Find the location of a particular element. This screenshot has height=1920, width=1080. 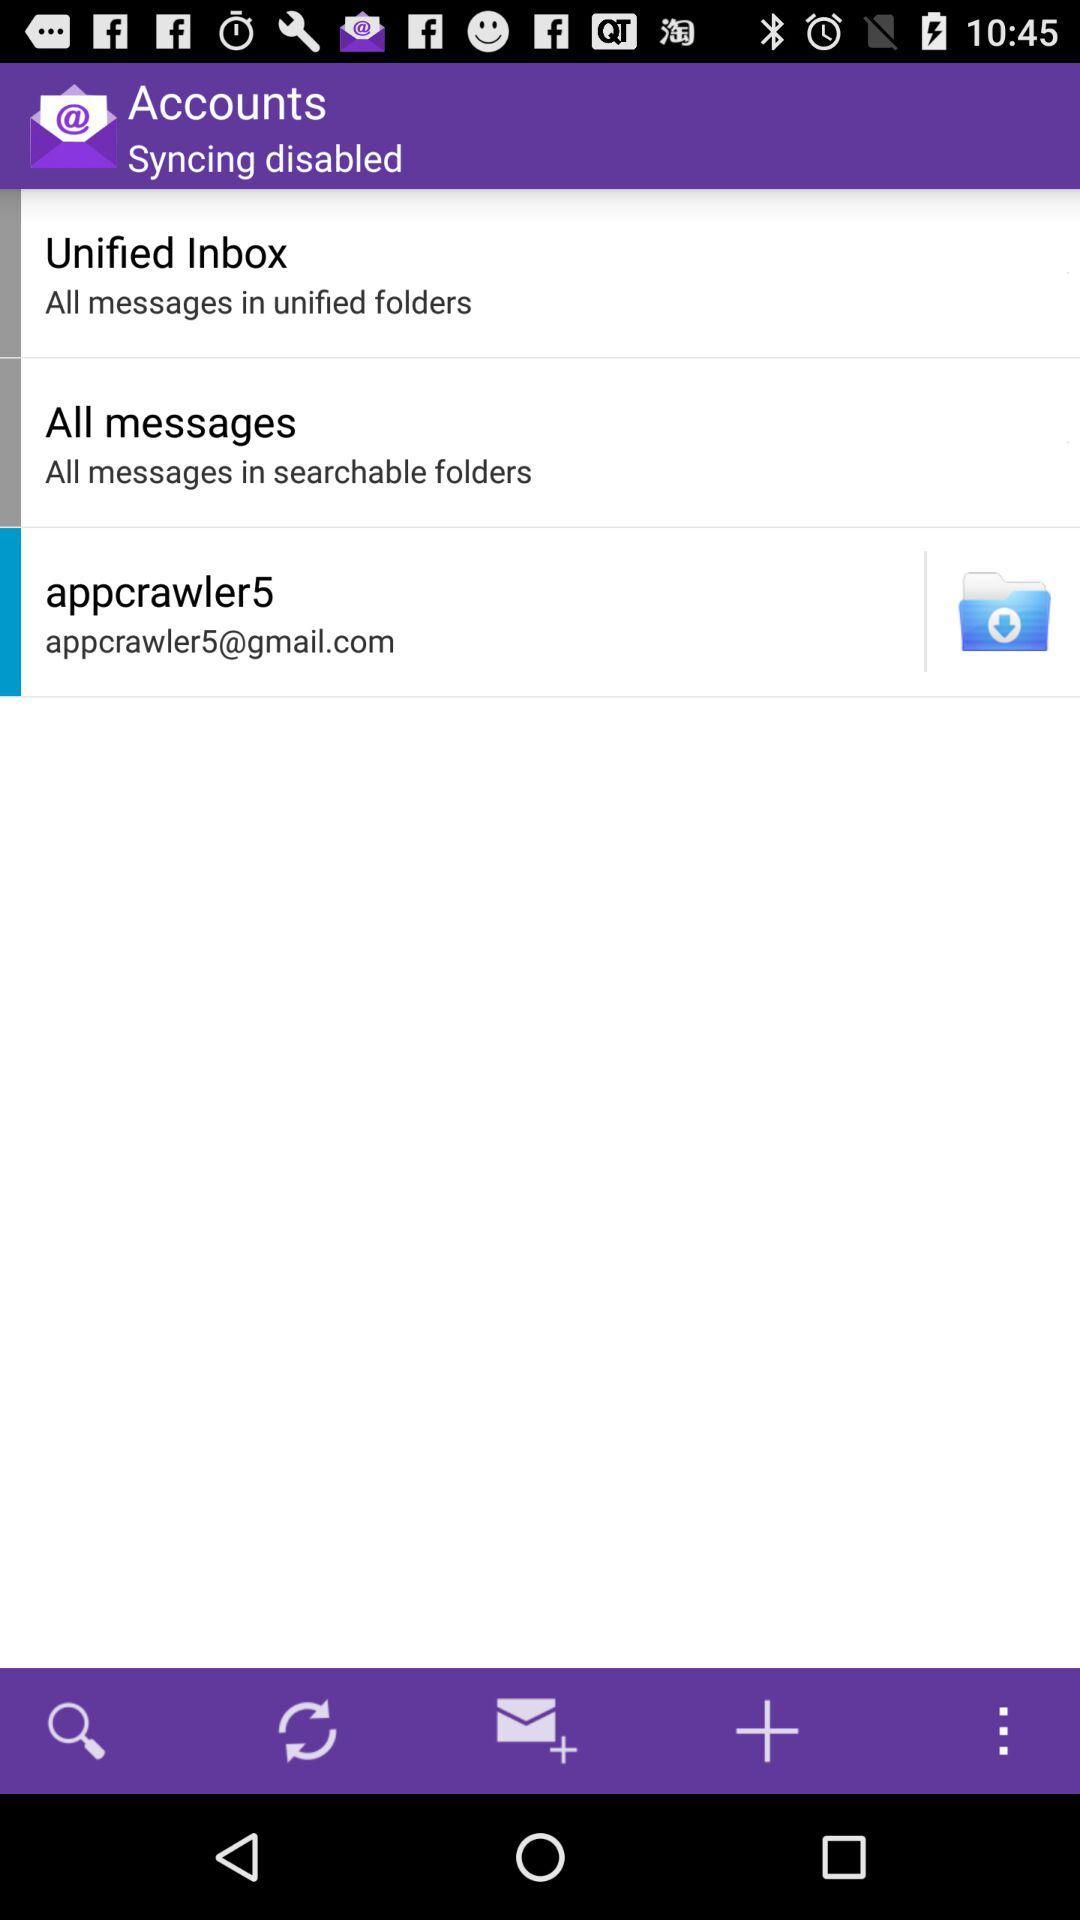

the item next to the all messages app is located at coordinates (1067, 441).